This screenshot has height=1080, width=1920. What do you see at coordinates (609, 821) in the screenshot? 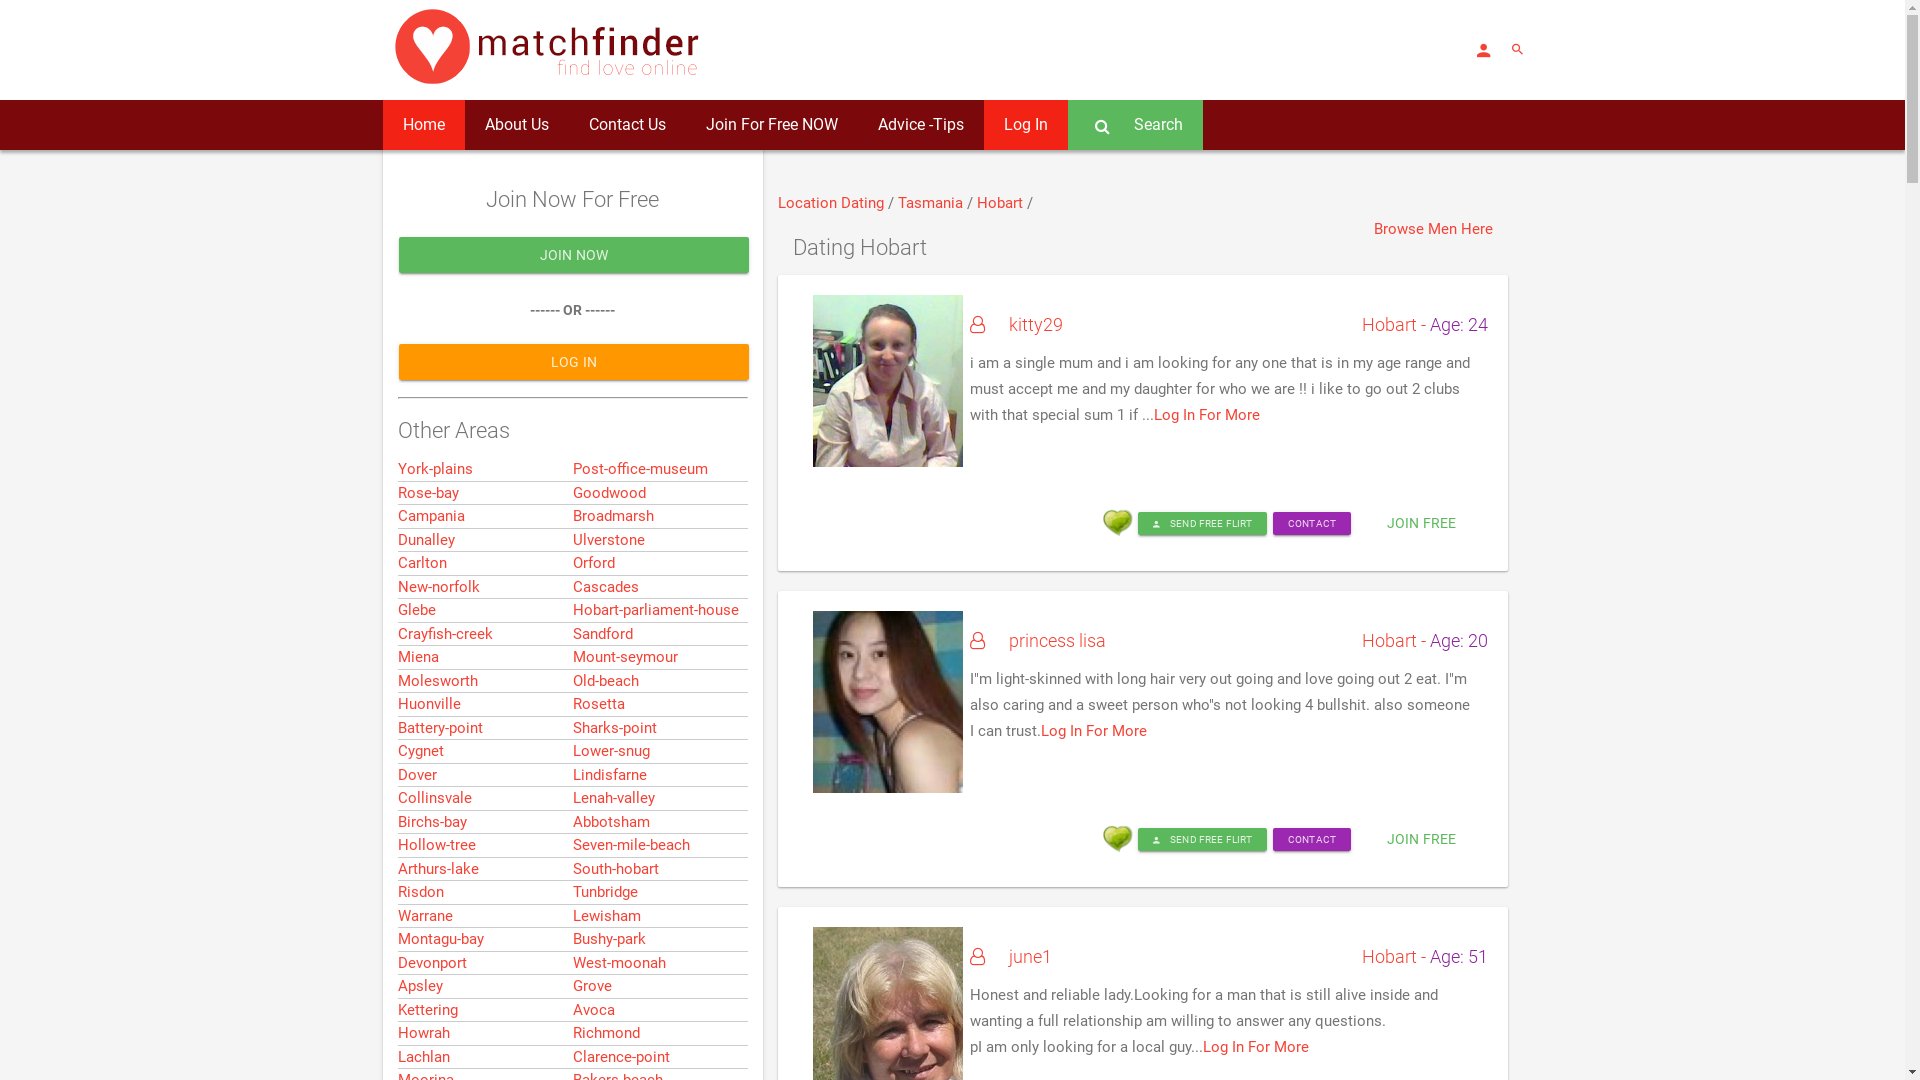
I see `'Abbotsham'` at bounding box center [609, 821].